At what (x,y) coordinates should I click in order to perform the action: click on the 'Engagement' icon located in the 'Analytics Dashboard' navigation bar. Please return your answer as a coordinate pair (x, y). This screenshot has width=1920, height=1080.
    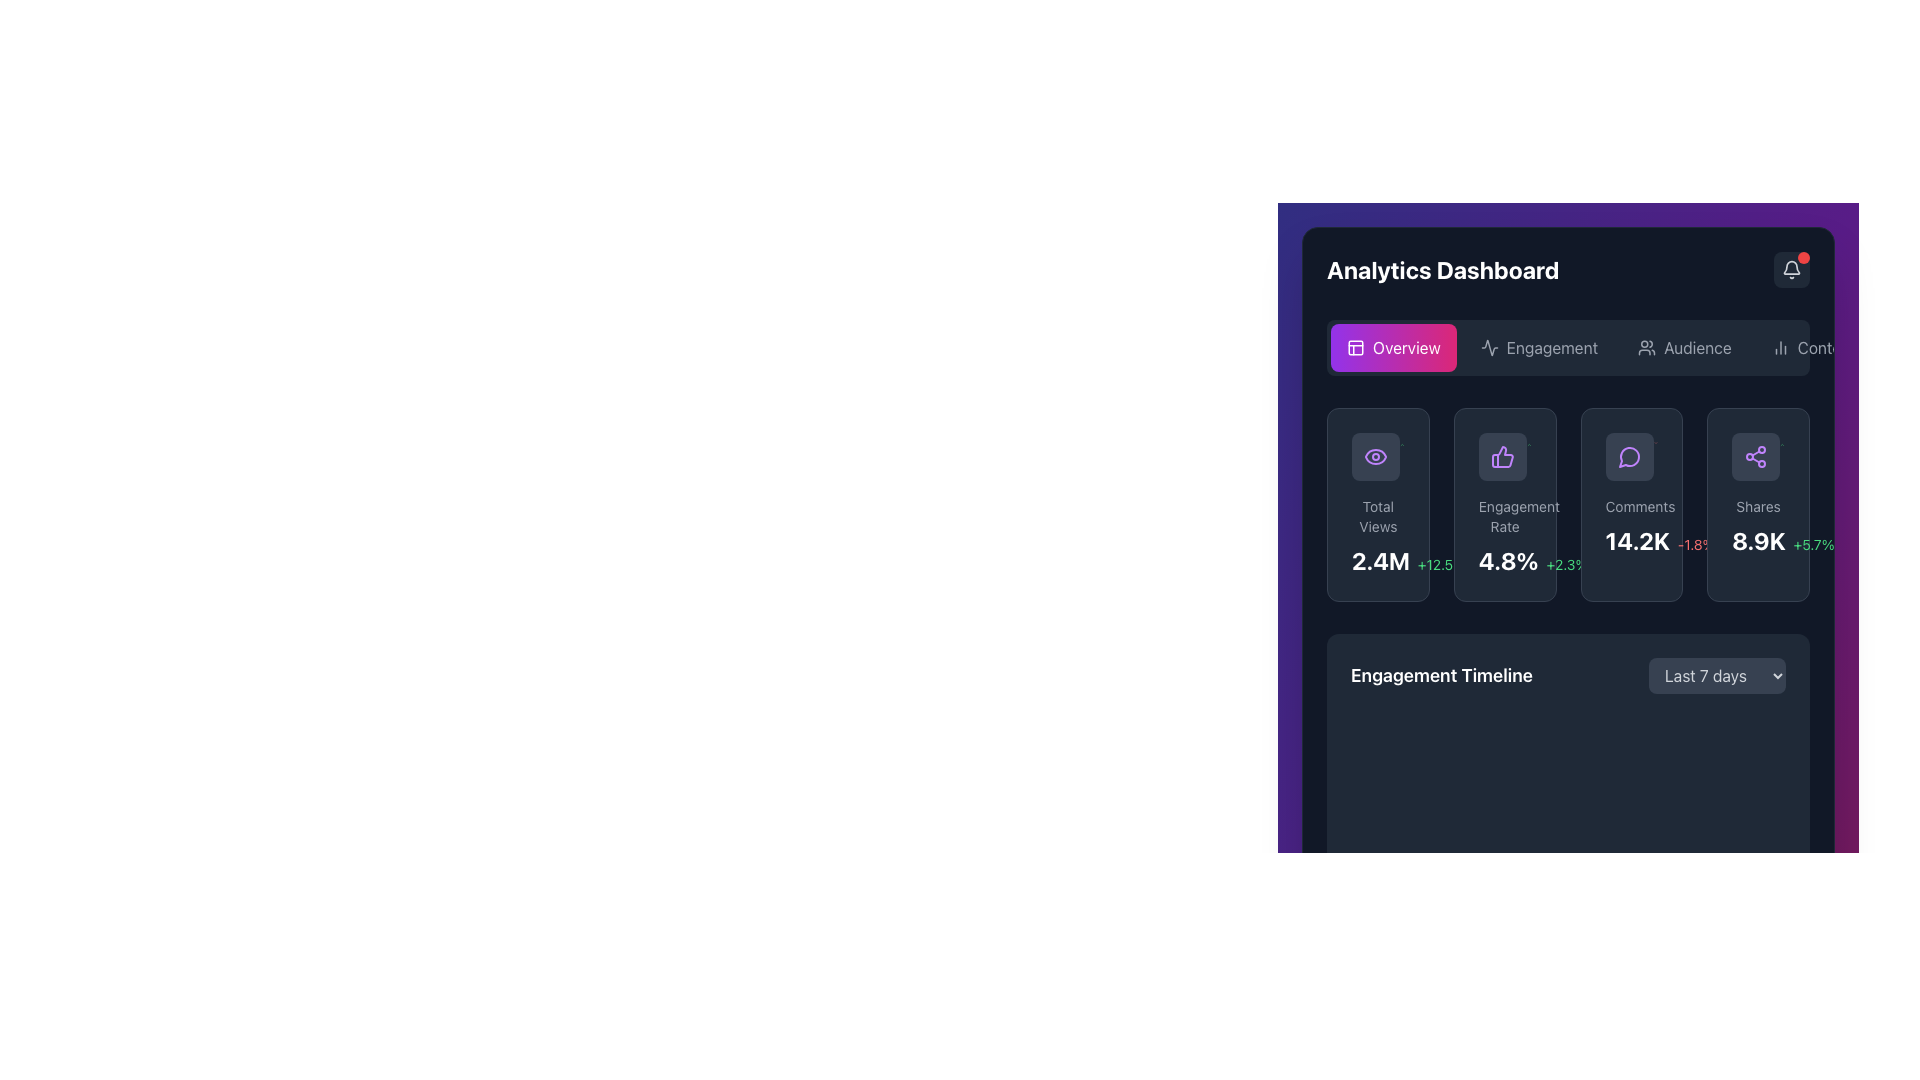
    Looking at the image, I should click on (1489, 346).